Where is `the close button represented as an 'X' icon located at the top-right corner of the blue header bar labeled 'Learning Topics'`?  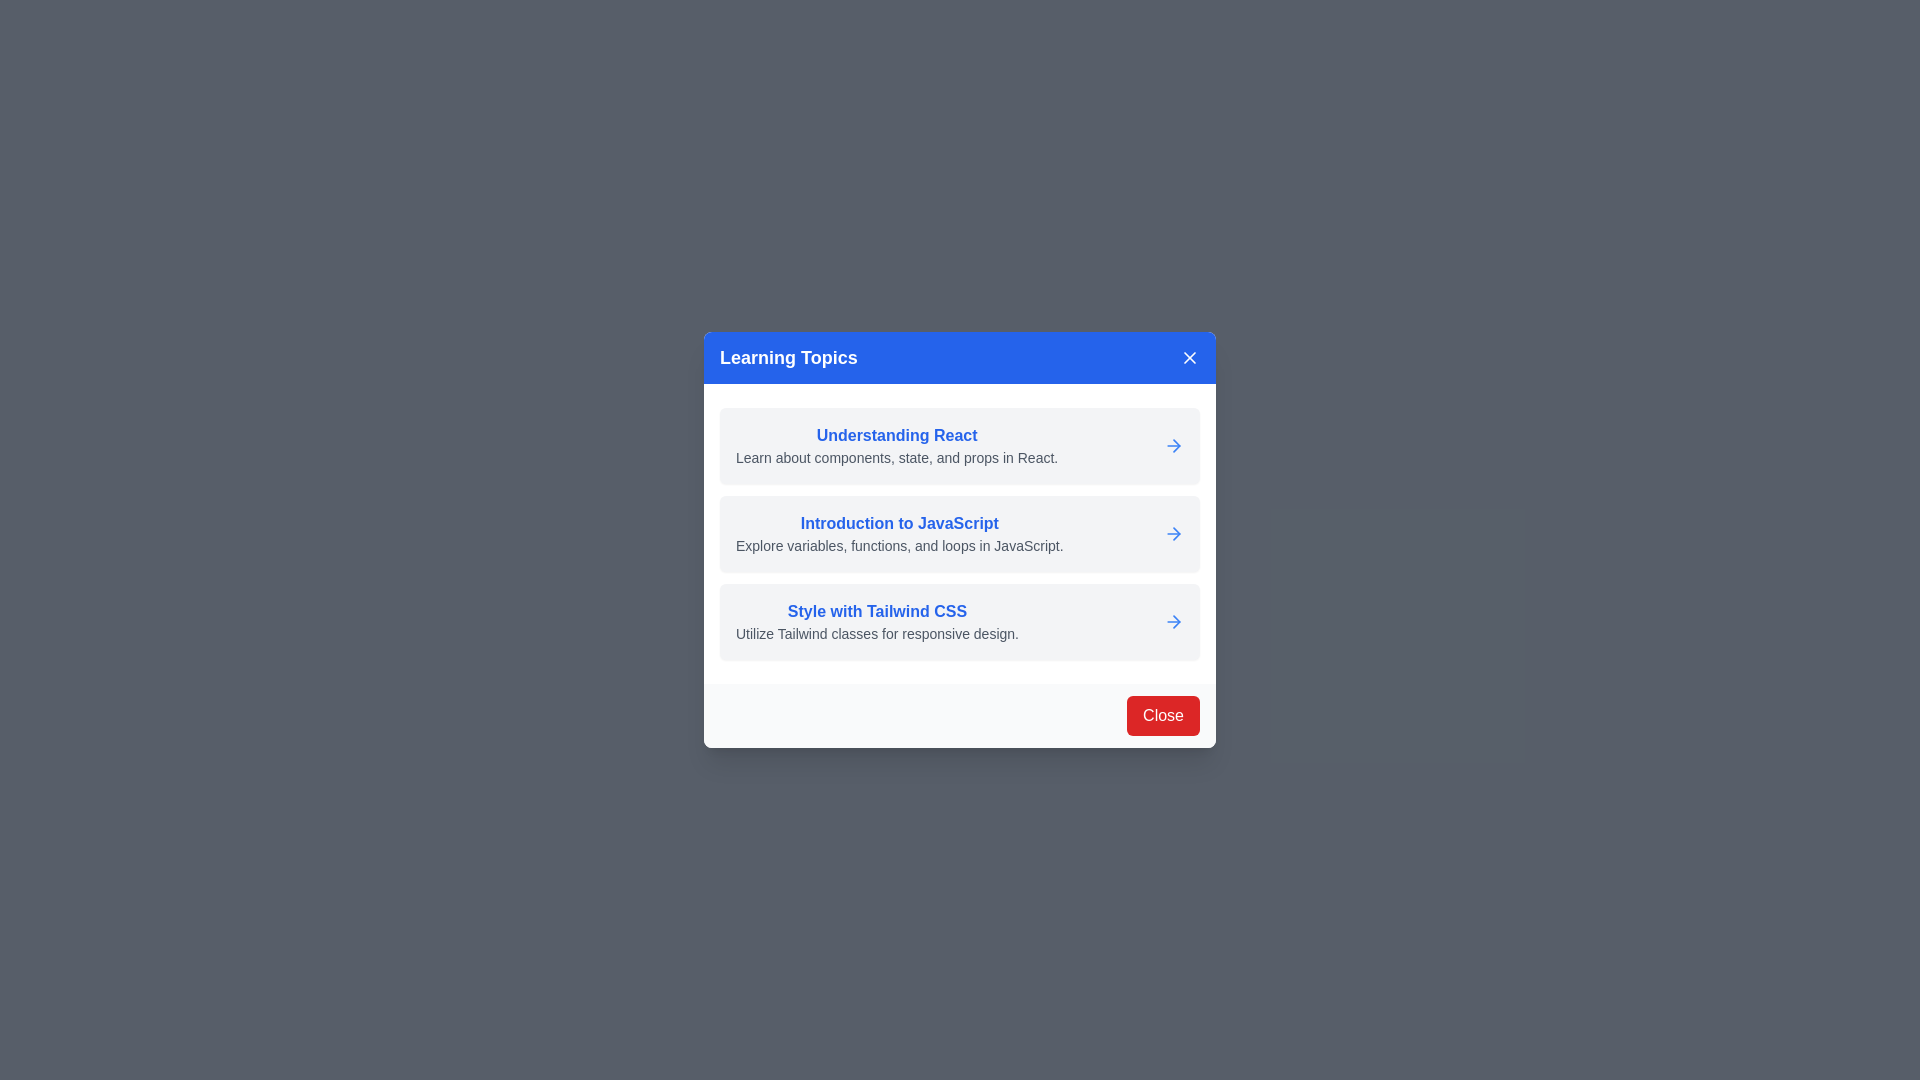
the close button represented as an 'X' icon located at the top-right corner of the blue header bar labeled 'Learning Topics' is located at coordinates (1190, 357).